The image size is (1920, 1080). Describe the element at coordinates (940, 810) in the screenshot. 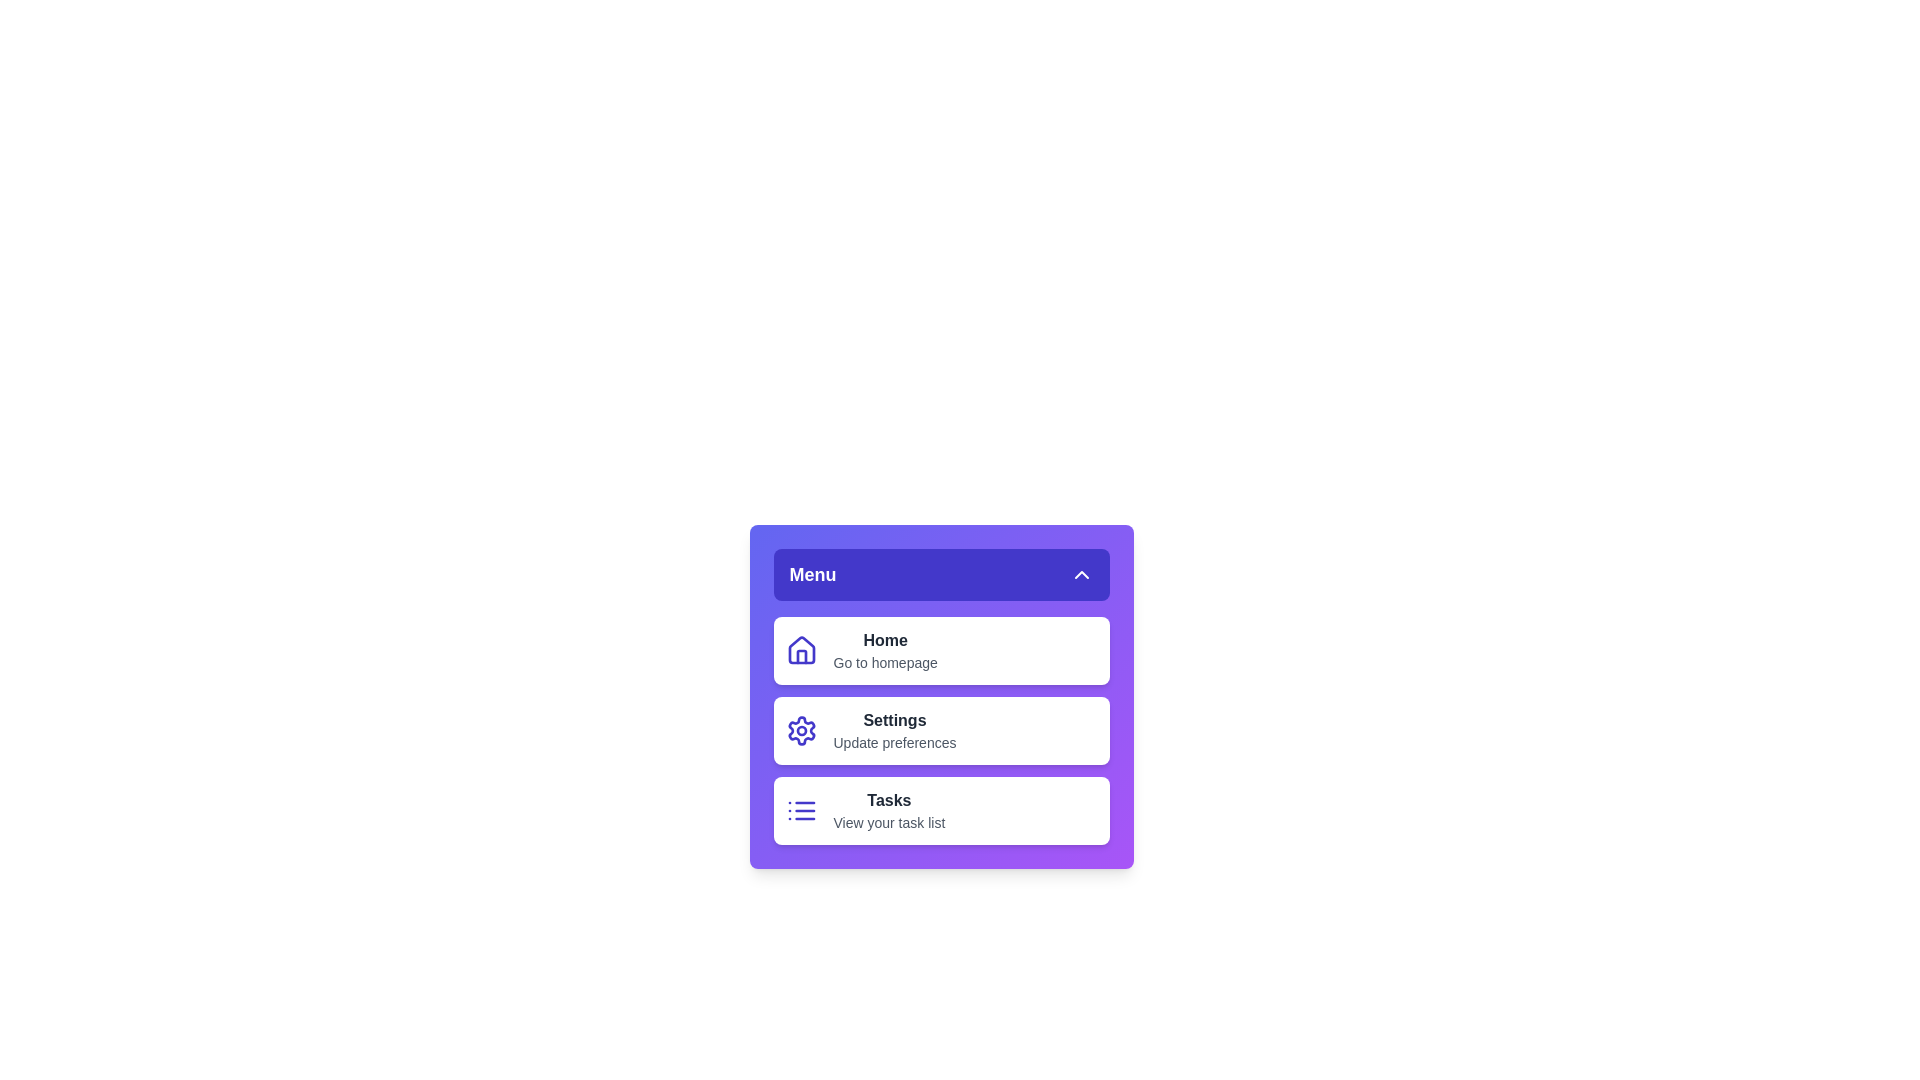

I see `the menu item labeled Tasks to observe its hover effect` at that location.